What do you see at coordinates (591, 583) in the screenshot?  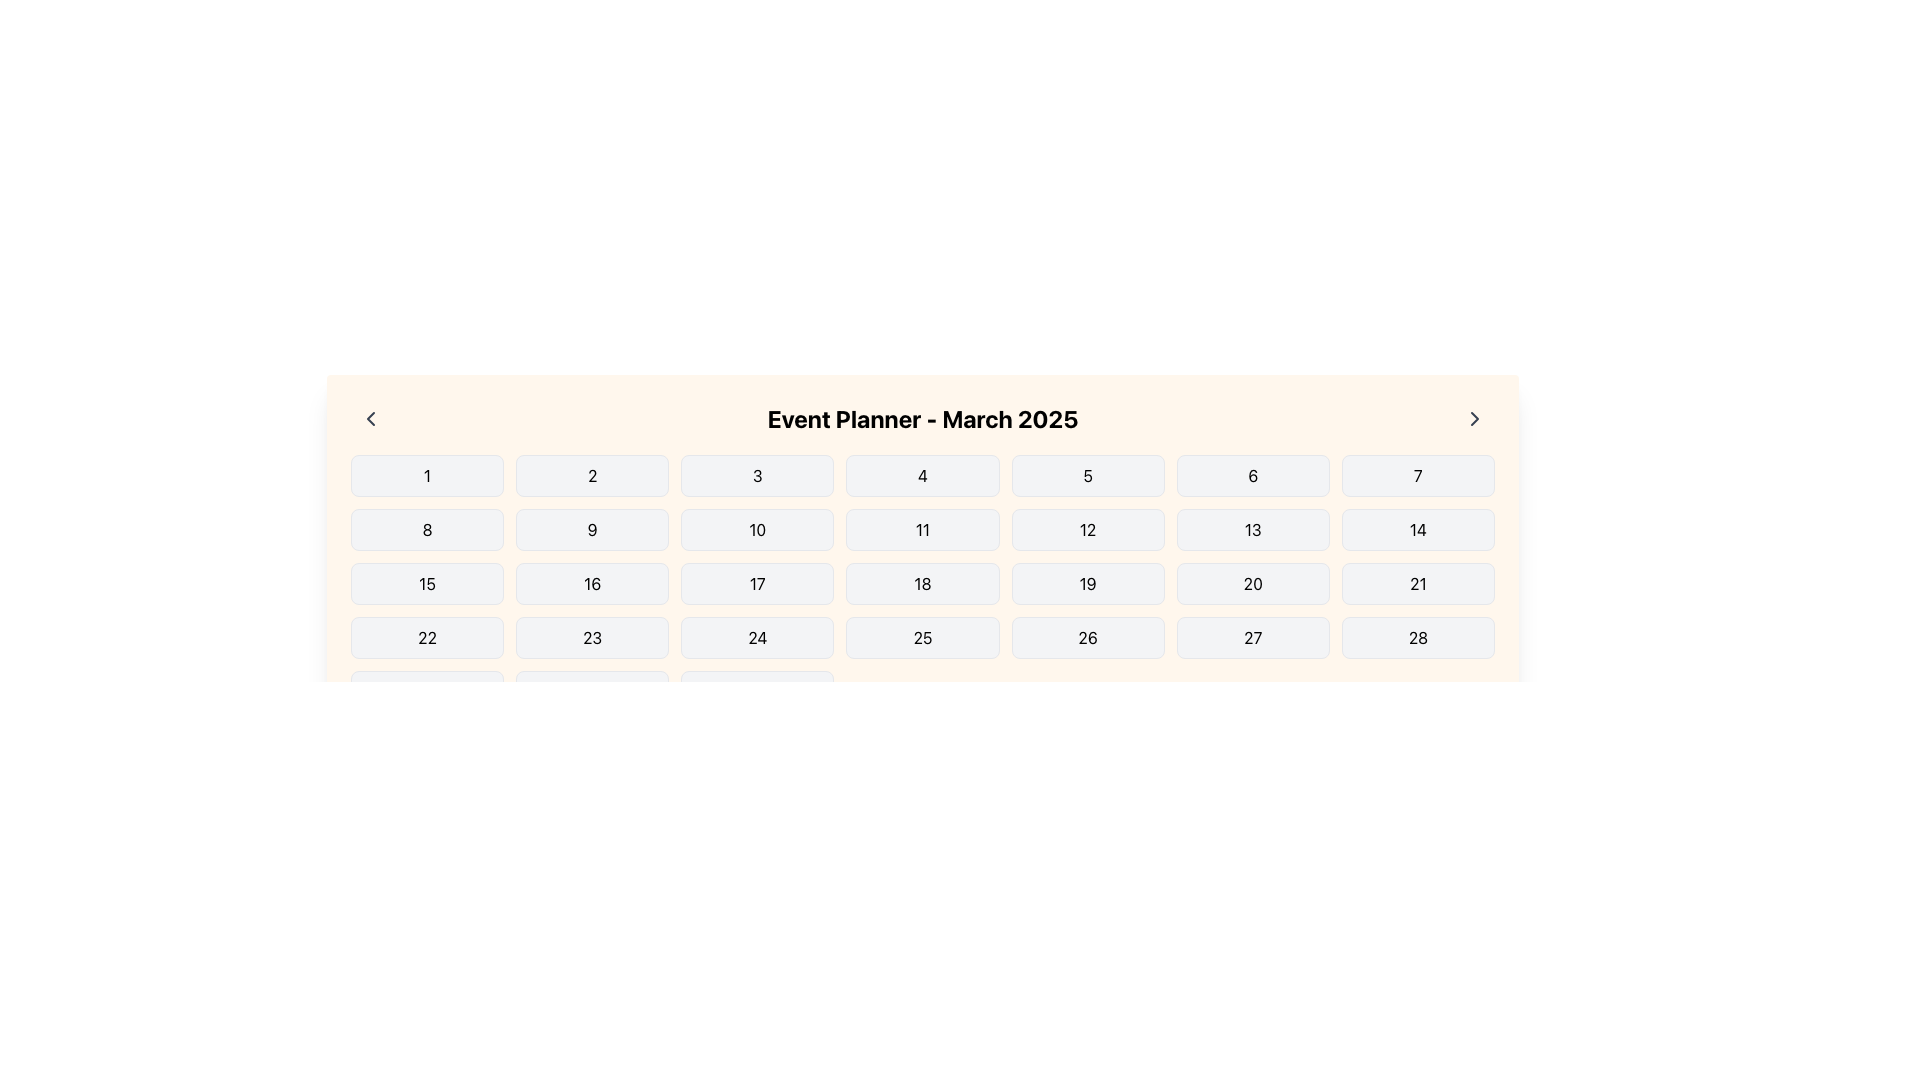 I see `the bold numeral '16' displayed within a rectangular button in the calendar grid layout` at bounding box center [591, 583].